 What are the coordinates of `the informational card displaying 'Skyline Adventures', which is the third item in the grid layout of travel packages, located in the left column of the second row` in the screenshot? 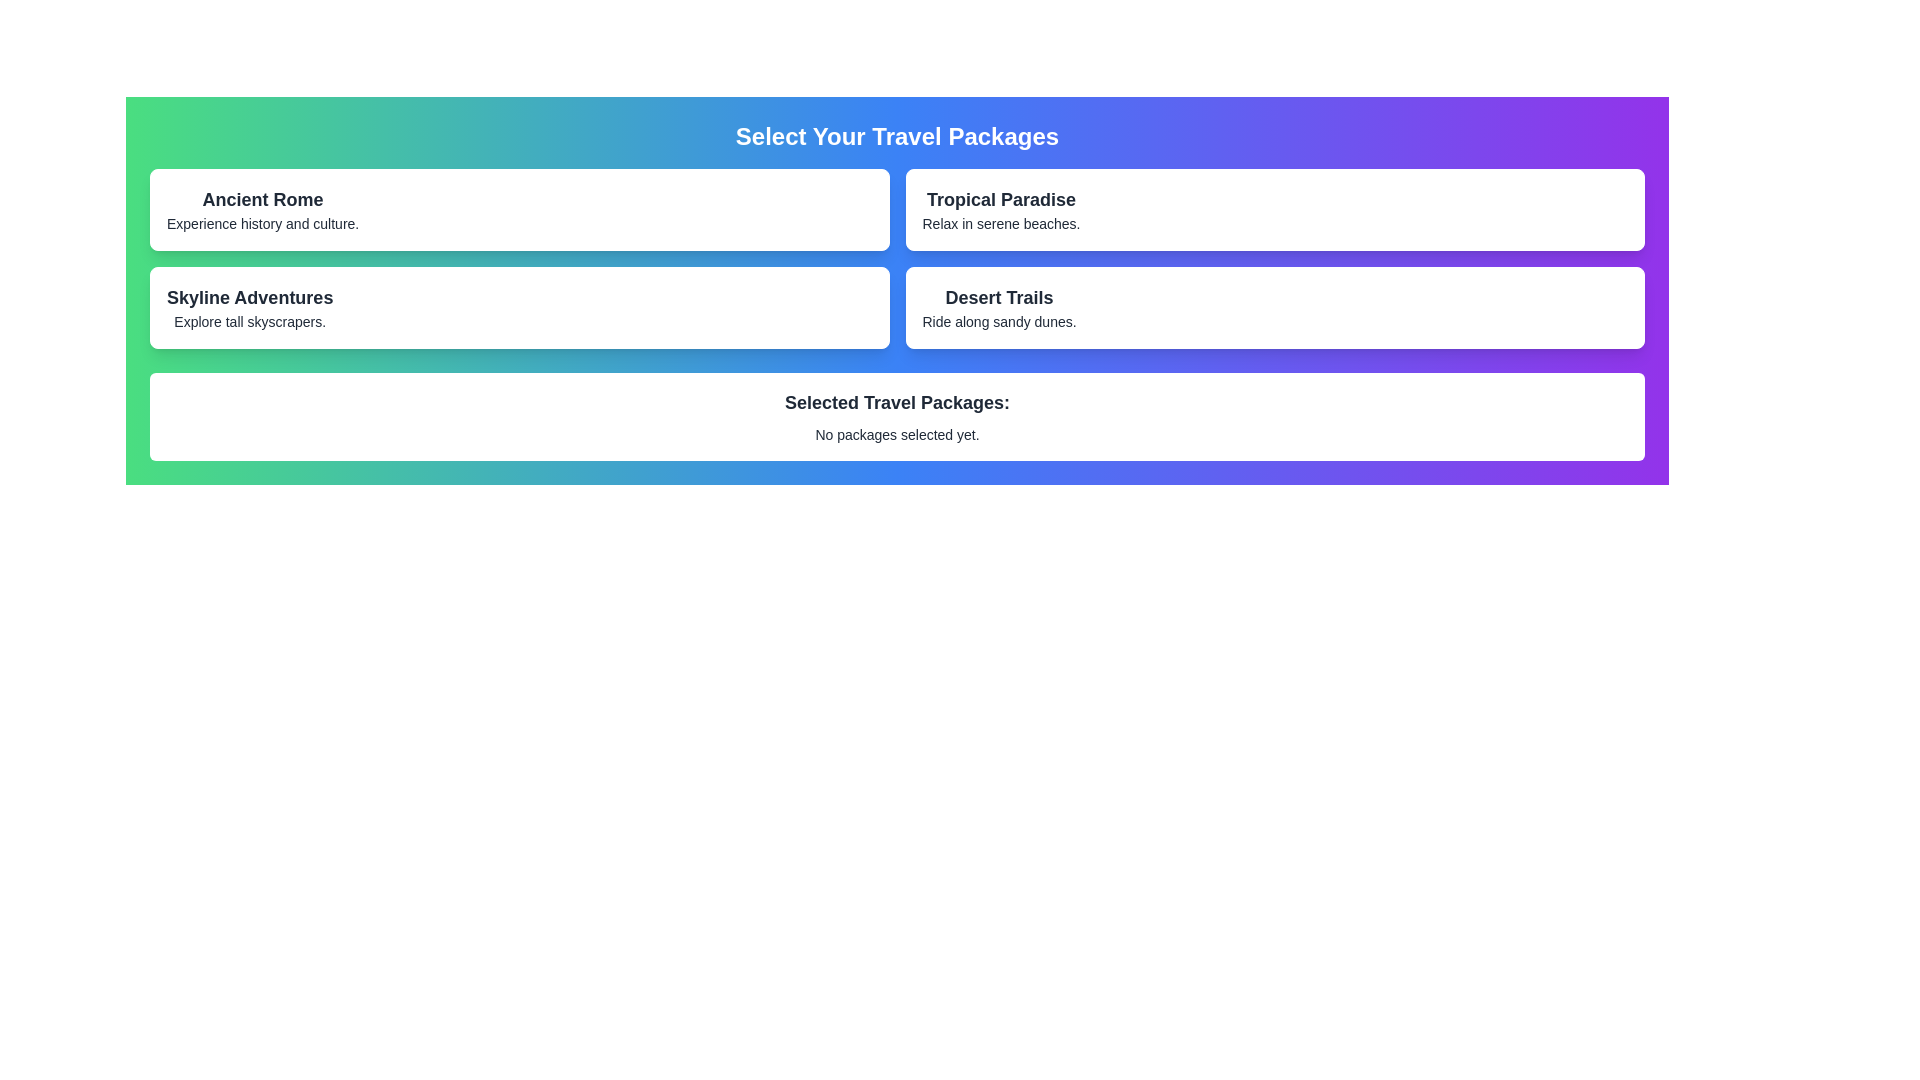 It's located at (519, 308).